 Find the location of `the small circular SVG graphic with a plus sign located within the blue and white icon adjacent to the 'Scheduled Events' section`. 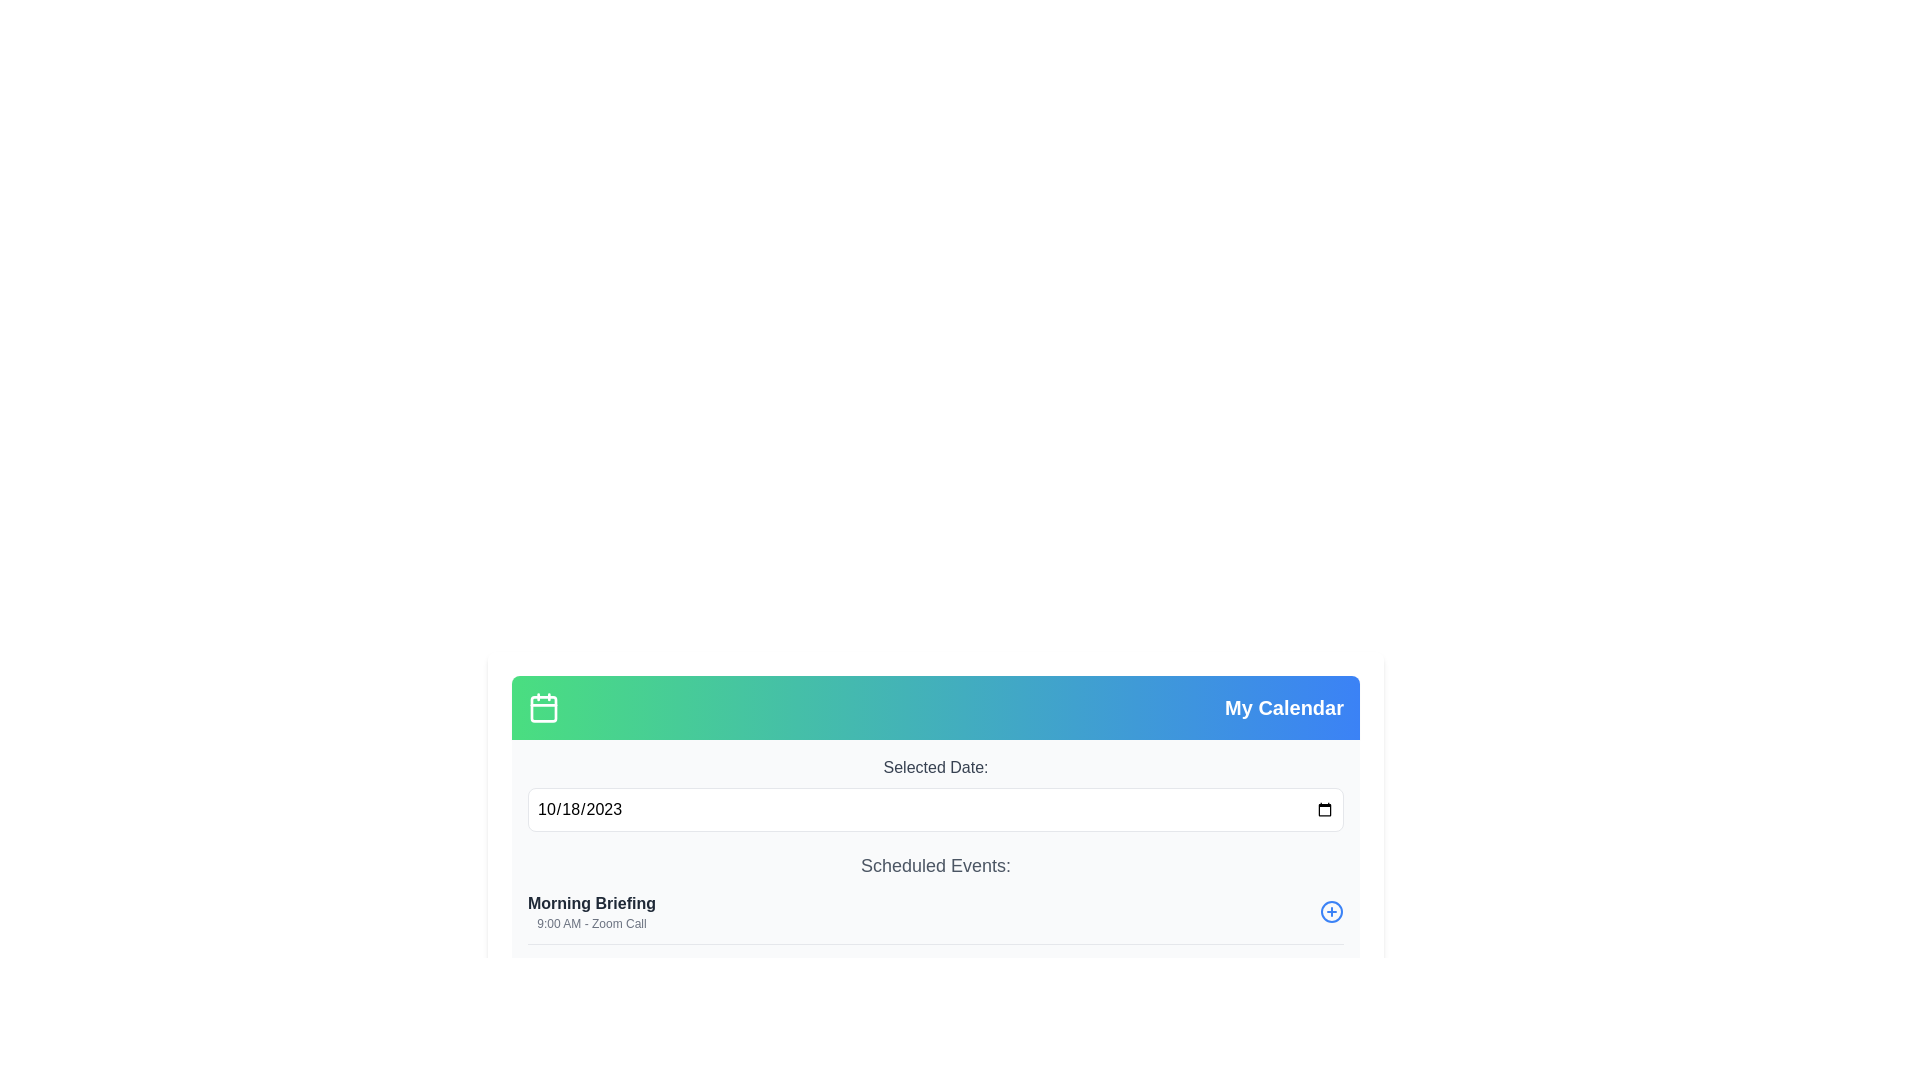

the small circular SVG graphic with a plus sign located within the blue and white icon adjacent to the 'Scheduled Events' section is located at coordinates (1331, 911).